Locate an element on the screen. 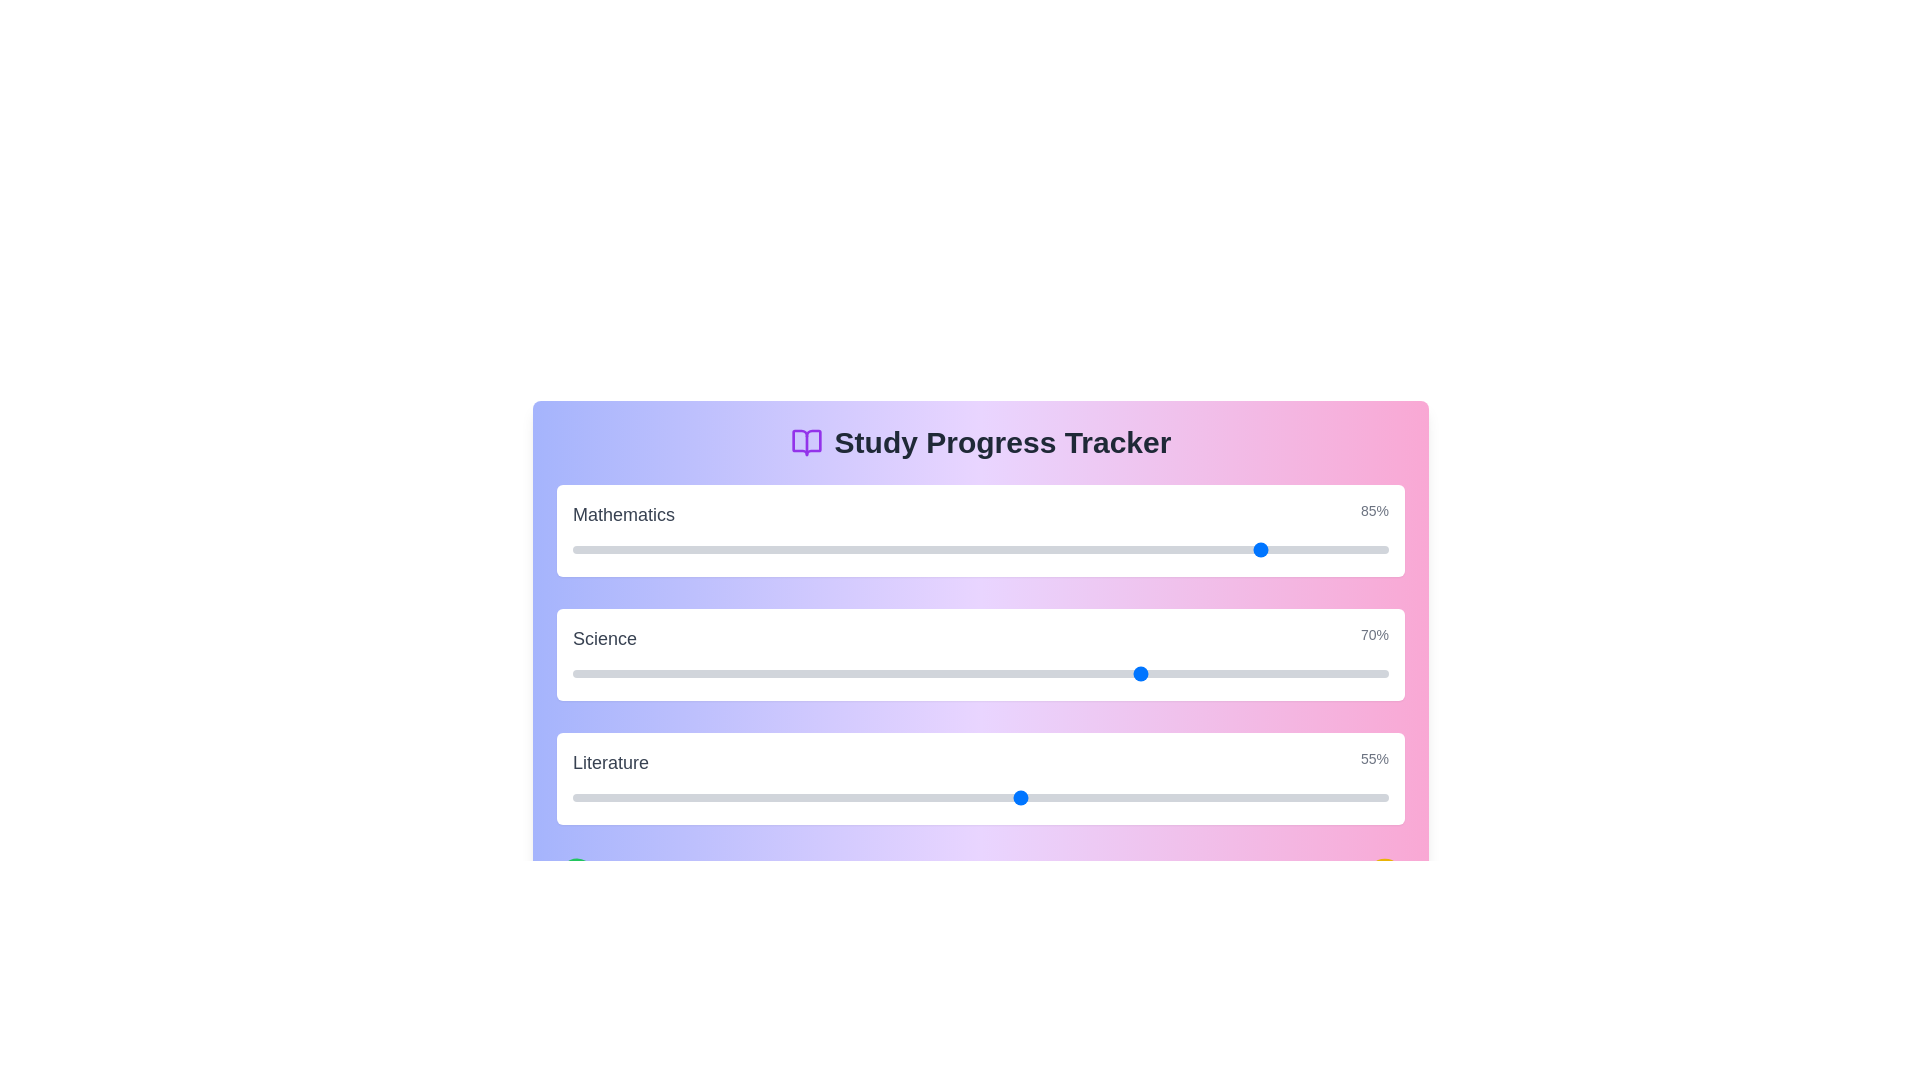 Image resolution: width=1920 pixels, height=1080 pixels. the Literature progress slider to 28% is located at coordinates (801, 797).